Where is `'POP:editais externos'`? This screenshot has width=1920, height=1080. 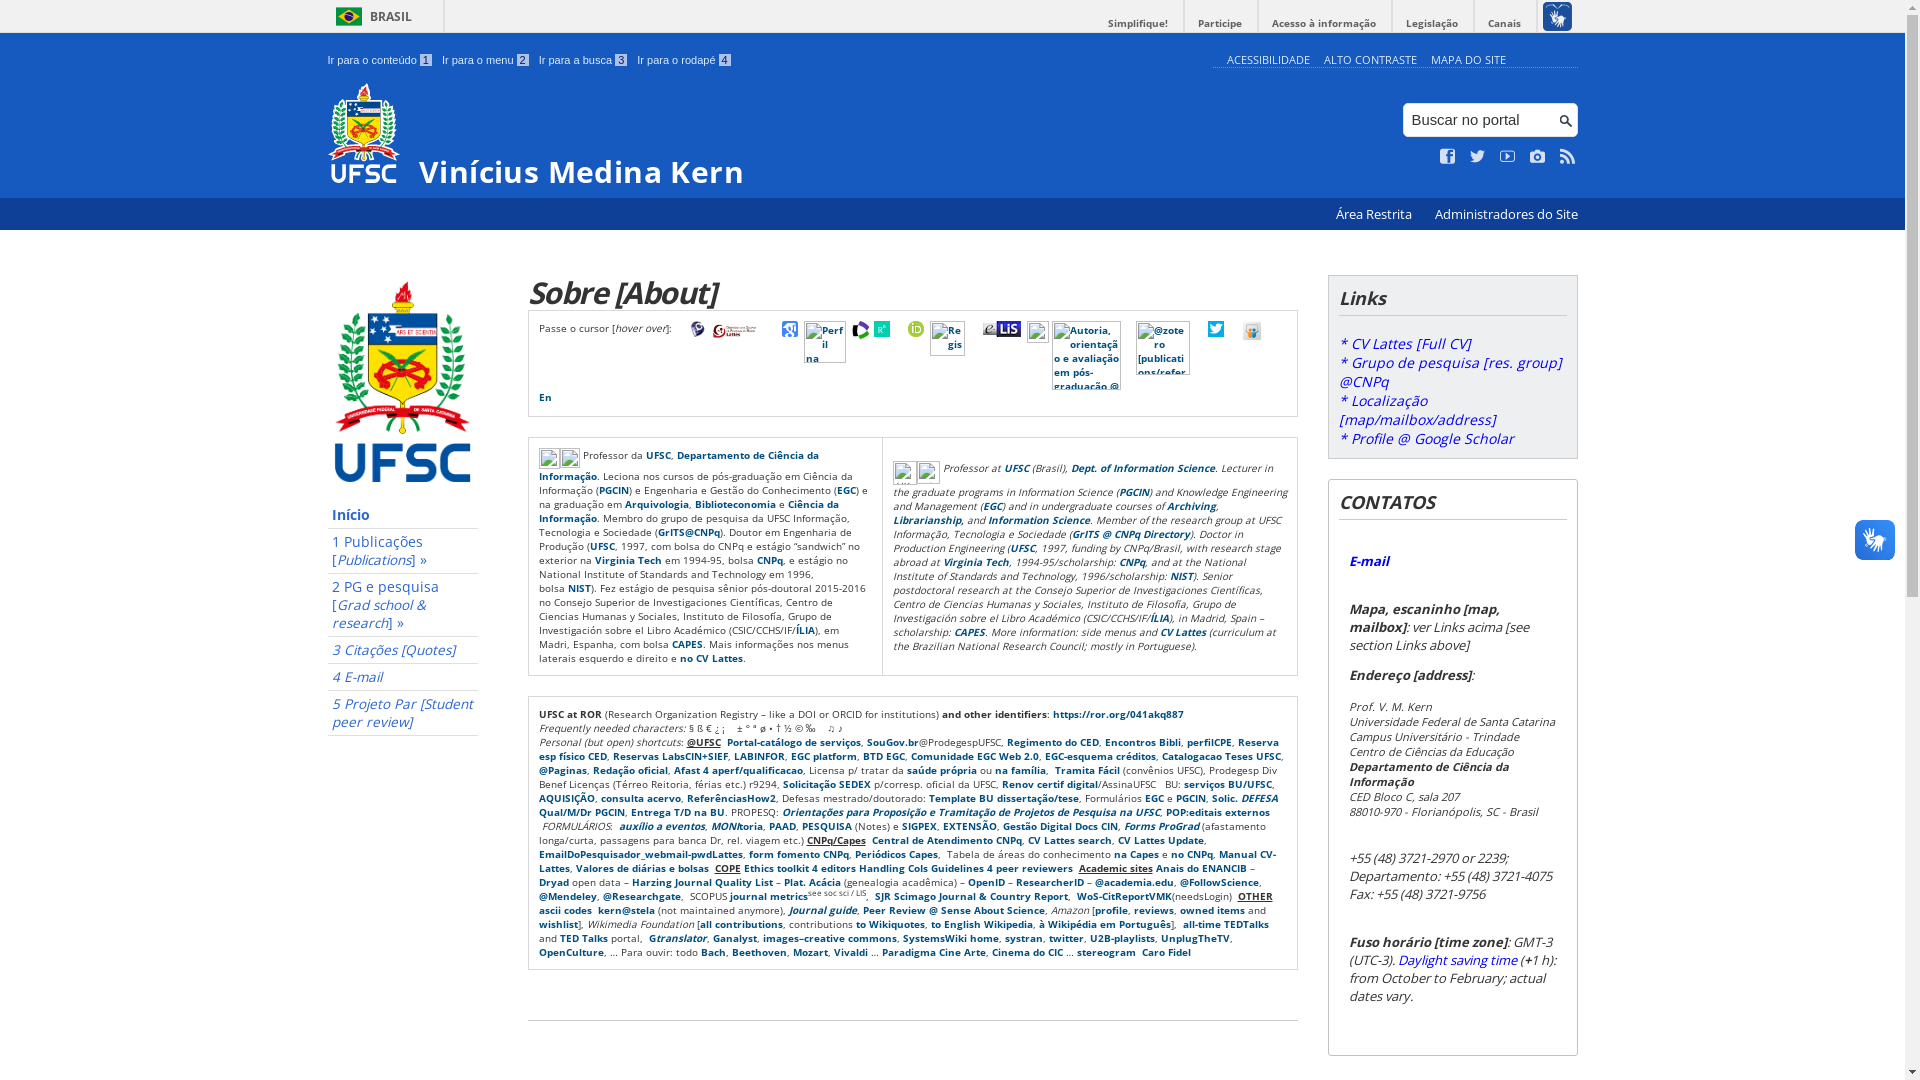
'POP:editais externos' is located at coordinates (1217, 812).